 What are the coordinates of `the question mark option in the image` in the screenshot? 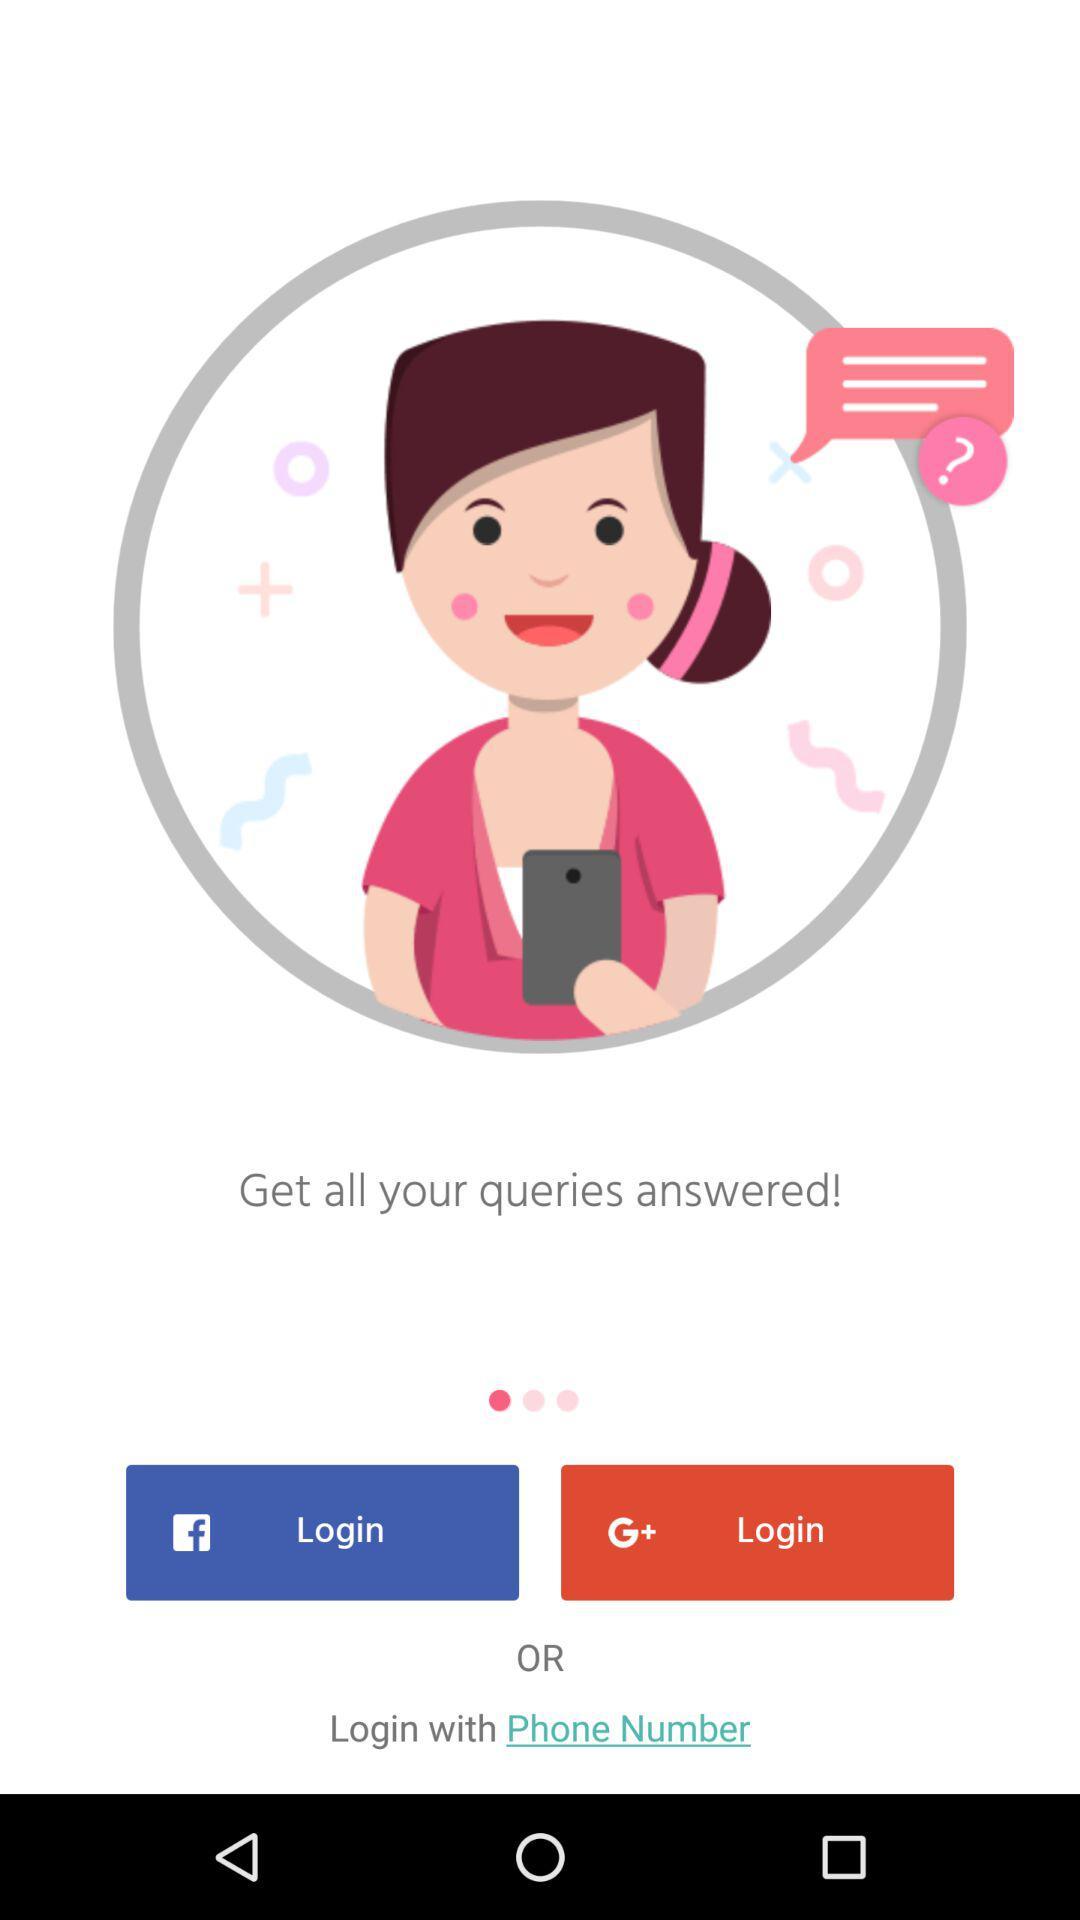 It's located at (960, 458).